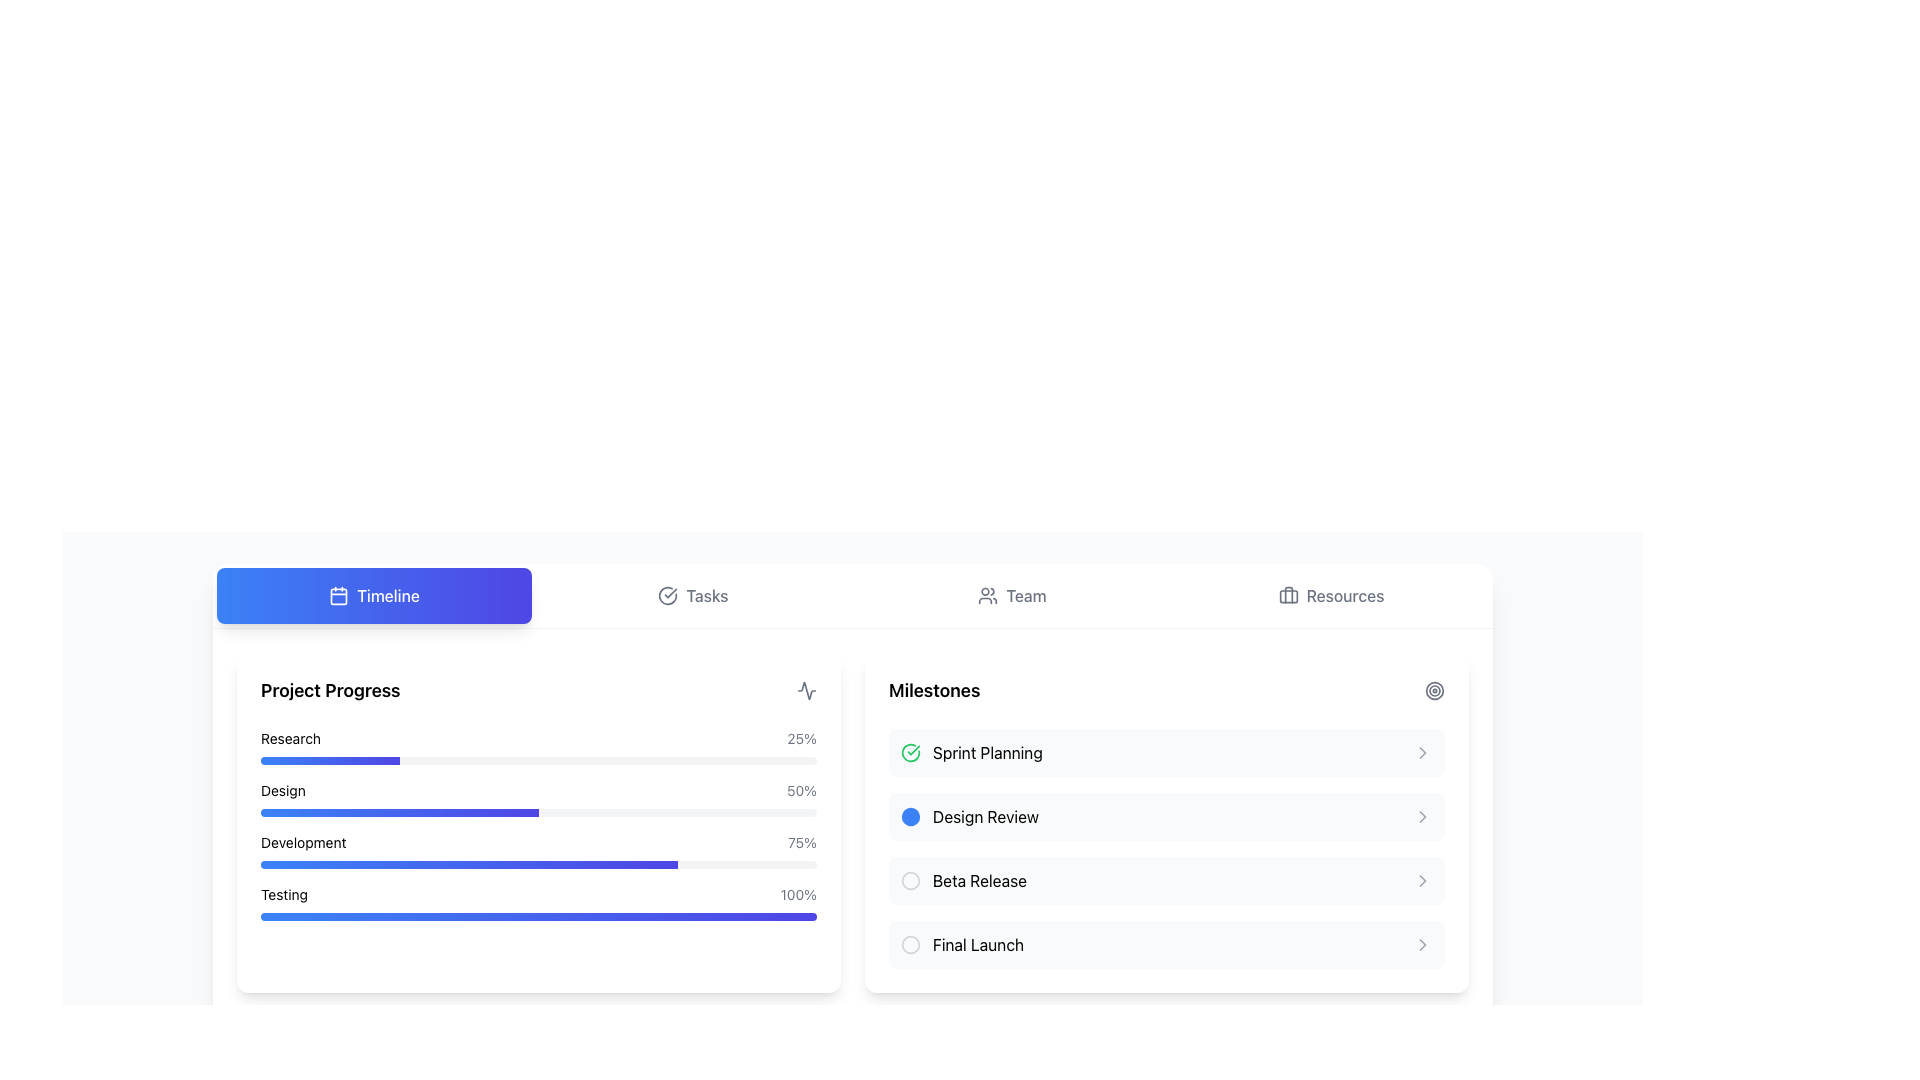  Describe the element at coordinates (538, 863) in the screenshot. I see `the Progress Bar that visually represents the 75% completion level of the 'Development' task, located below the 'Development' label in the 'Project Progress' section` at that location.